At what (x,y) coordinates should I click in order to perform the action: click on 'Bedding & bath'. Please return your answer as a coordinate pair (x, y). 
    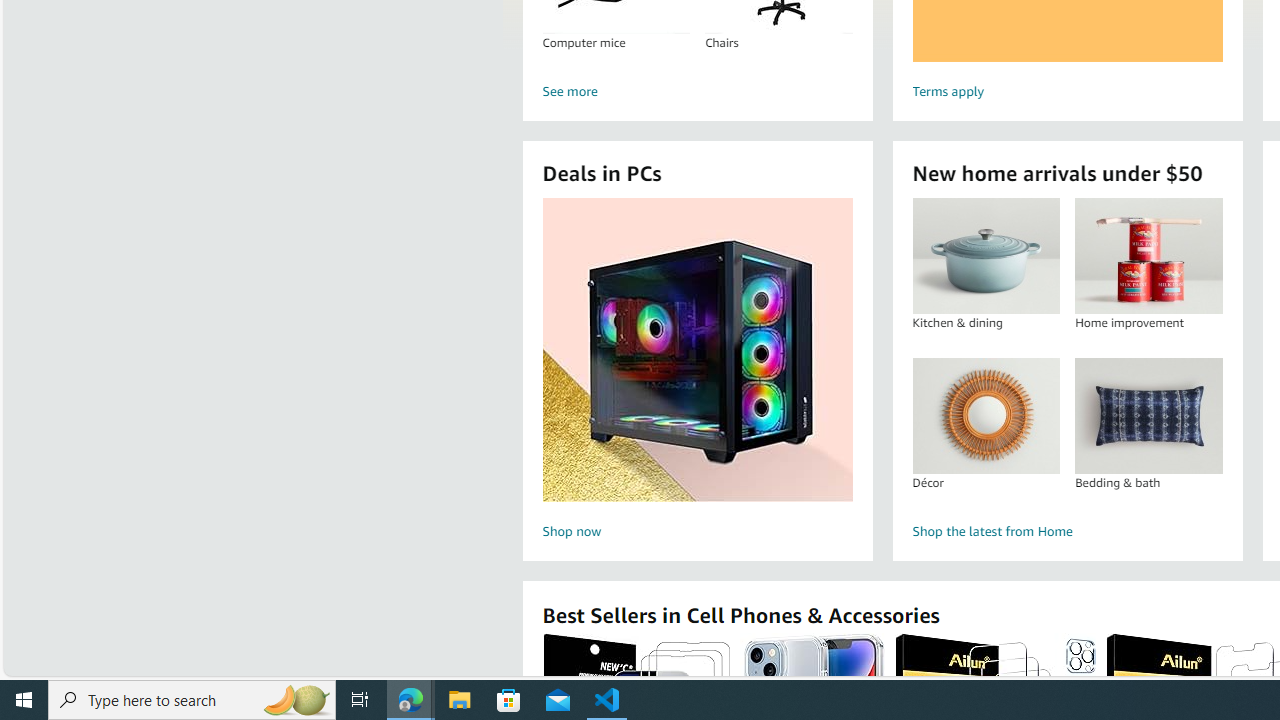
    Looking at the image, I should click on (1148, 414).